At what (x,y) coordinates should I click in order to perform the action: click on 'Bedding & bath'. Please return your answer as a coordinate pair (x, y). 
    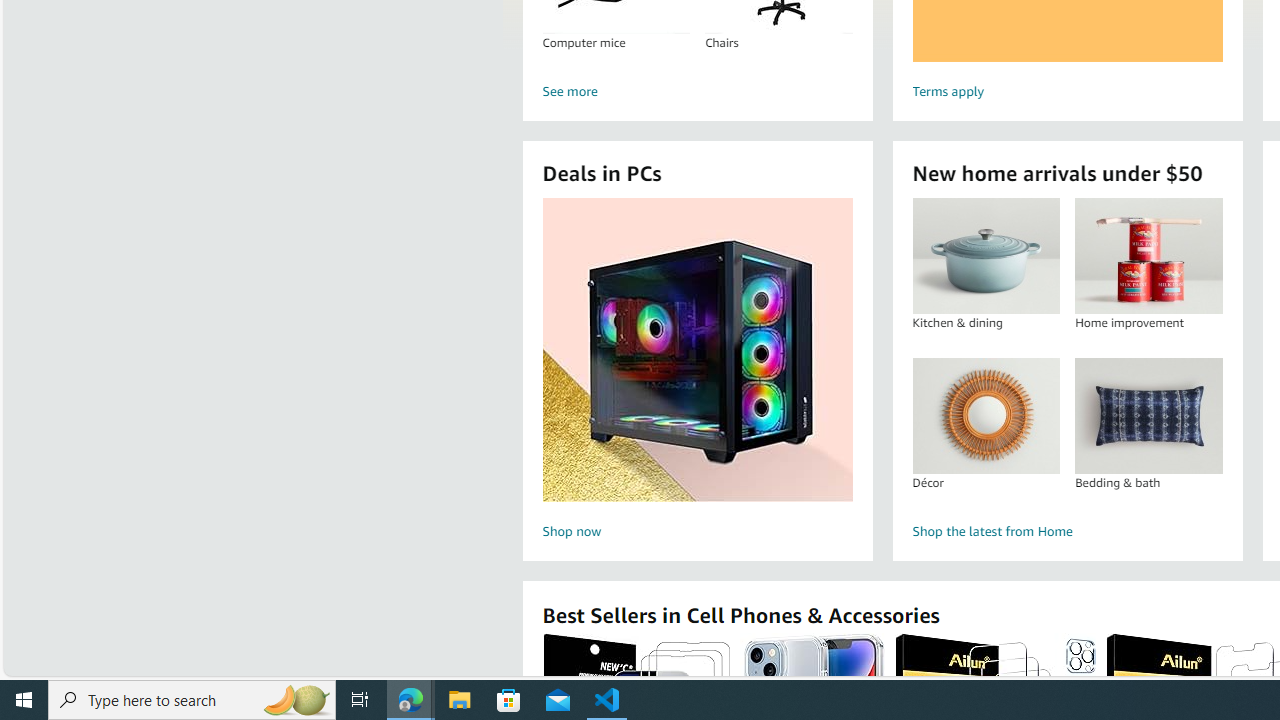
    Looking at the image, I should click on (1148, 414).